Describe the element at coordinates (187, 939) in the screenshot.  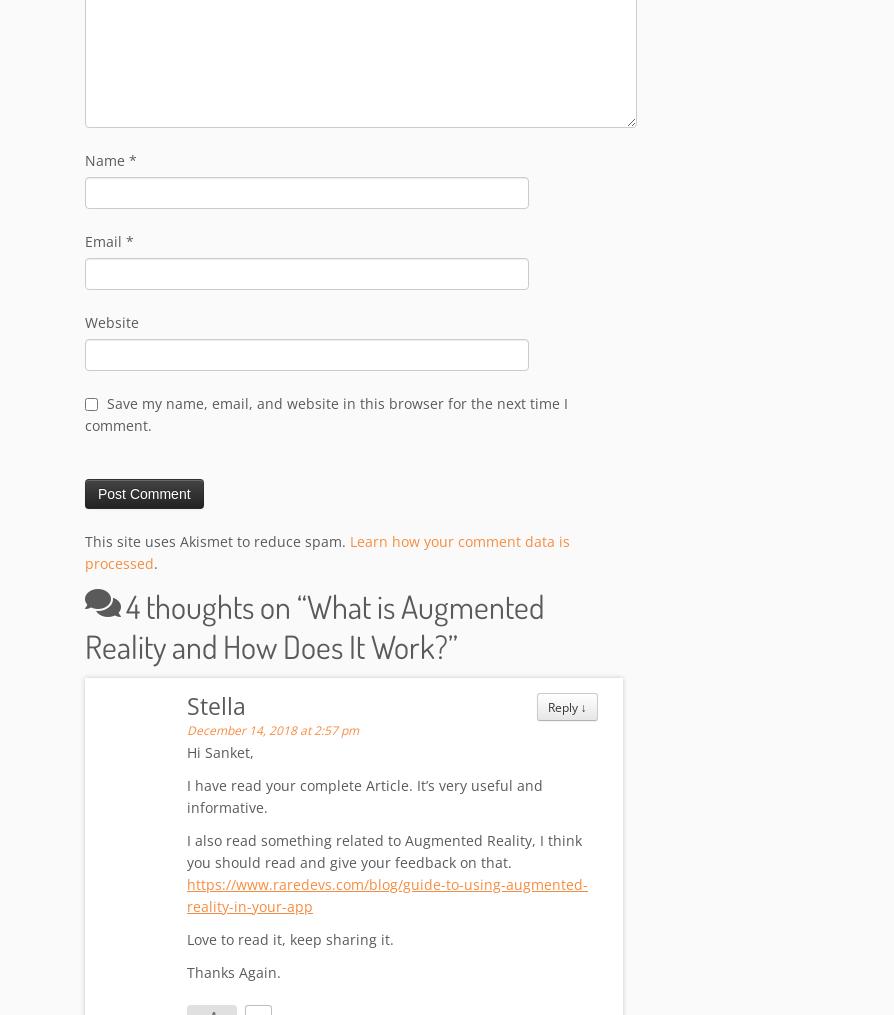
I see `'Love to read it, keep sharing it.'` at that location.